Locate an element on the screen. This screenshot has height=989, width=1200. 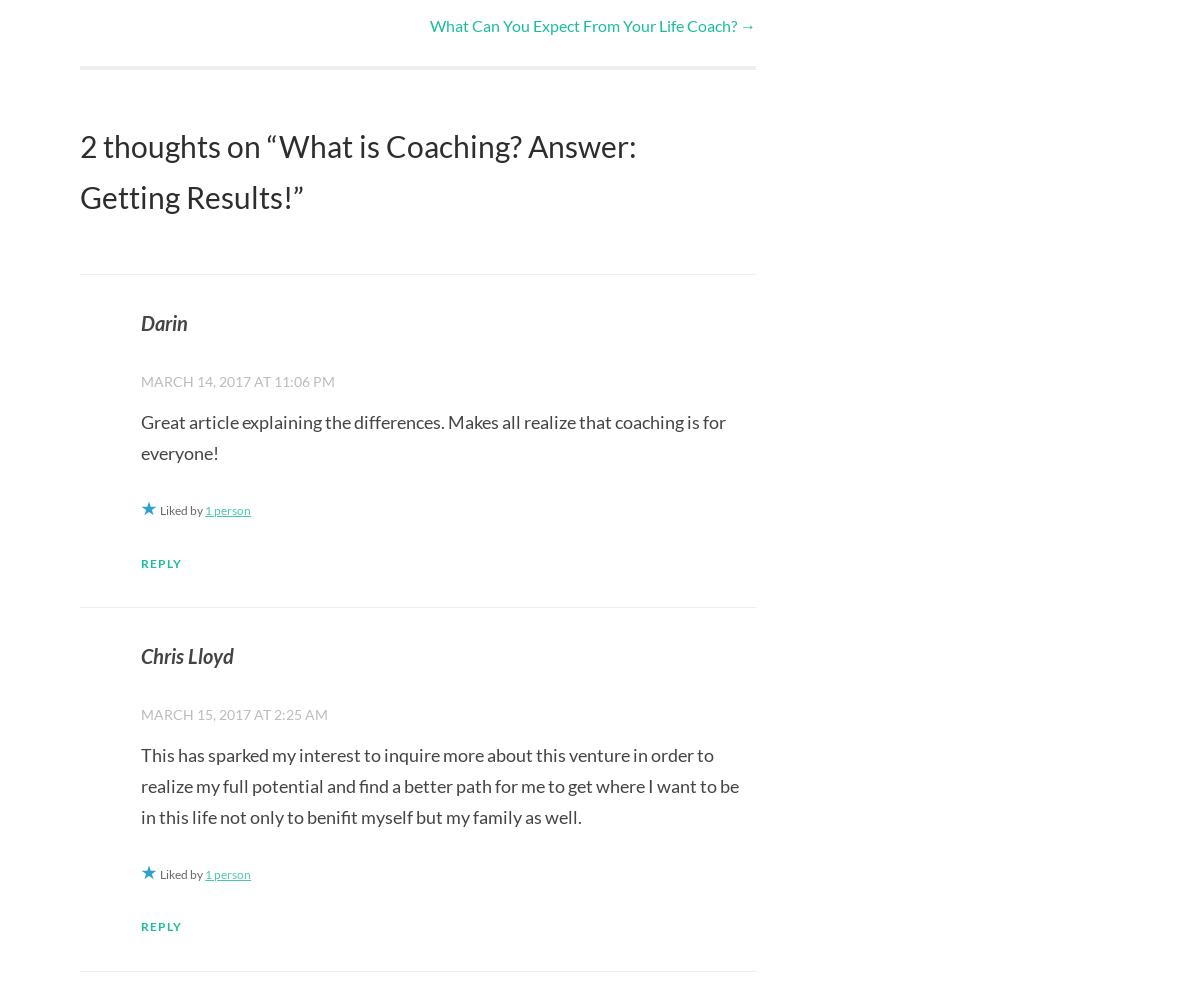
'March 14, 2017 at 11:06 pm' is located at coordinates (141, 379).